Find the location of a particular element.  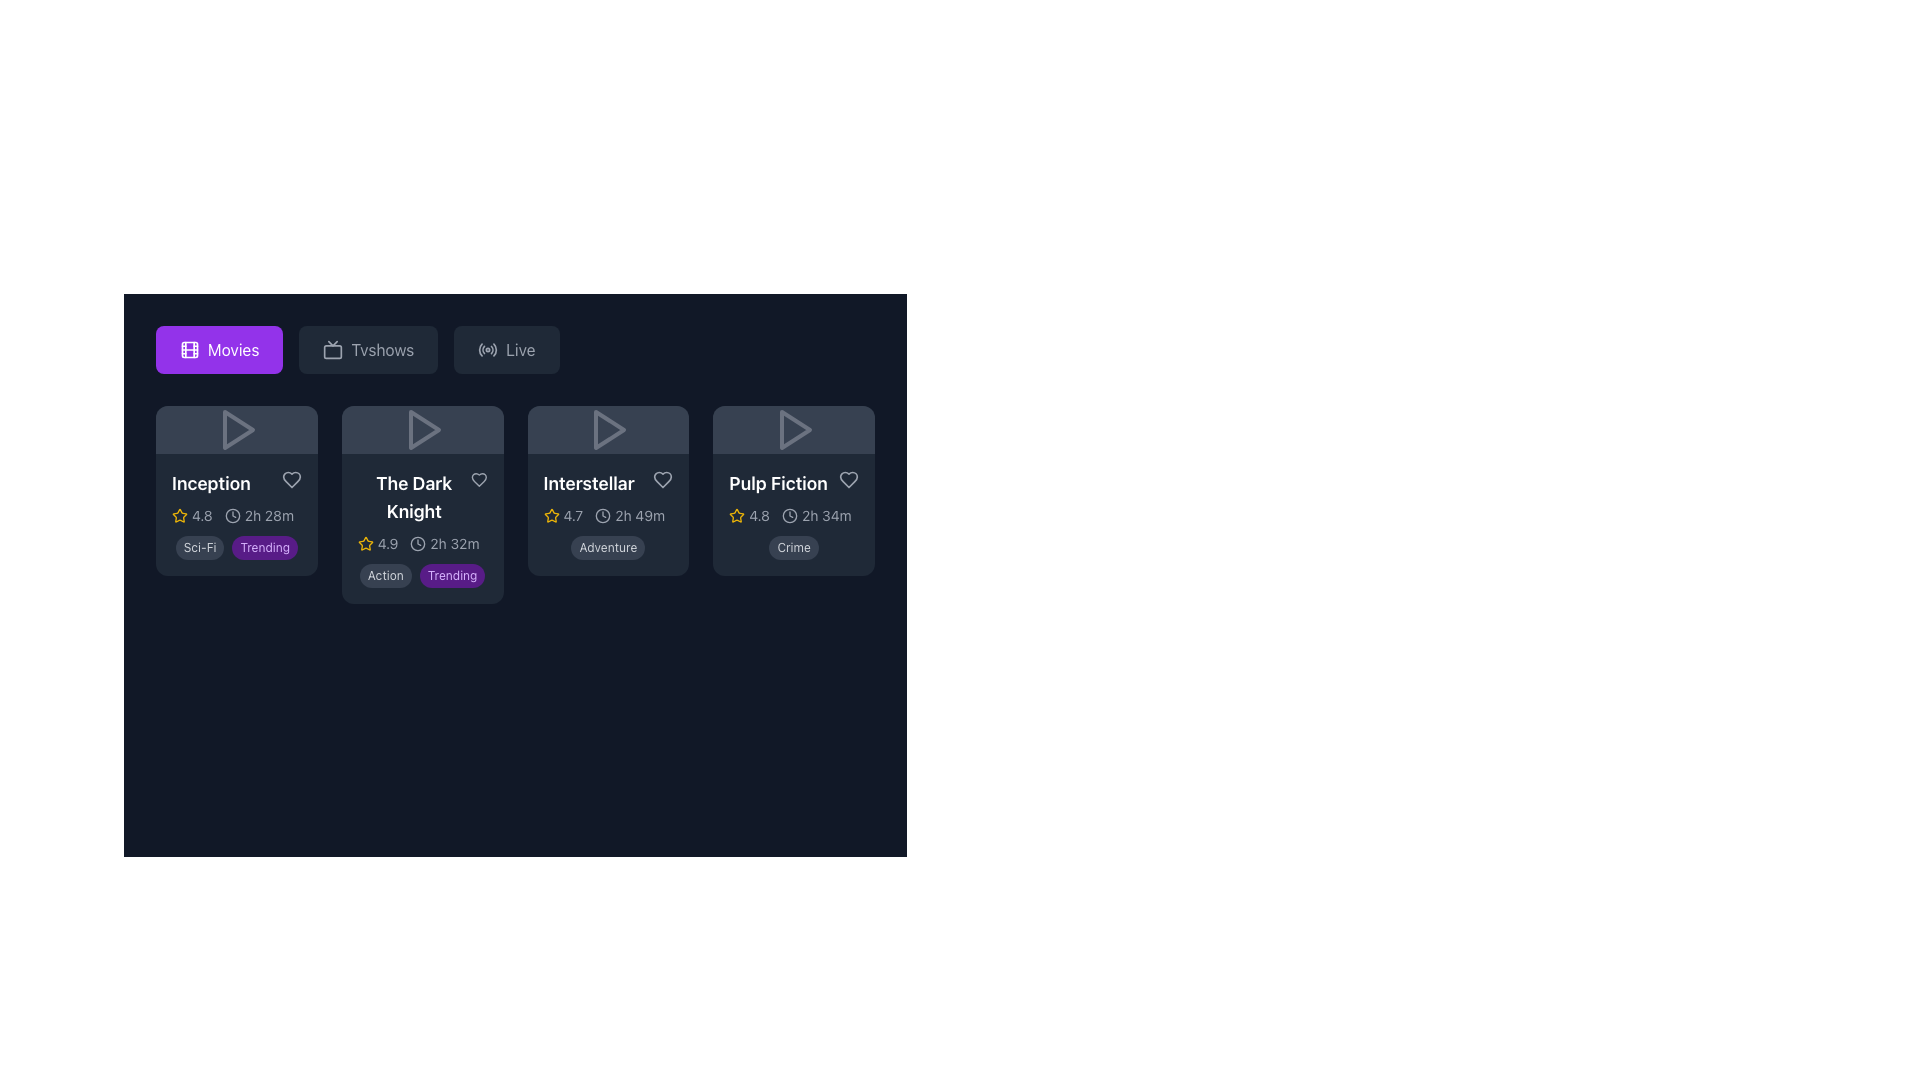

the triangular-shaped play icon for 'The Dark Knight' in the second card from the left to trigger a visual or interactive response is located at coordinates (421, 428).